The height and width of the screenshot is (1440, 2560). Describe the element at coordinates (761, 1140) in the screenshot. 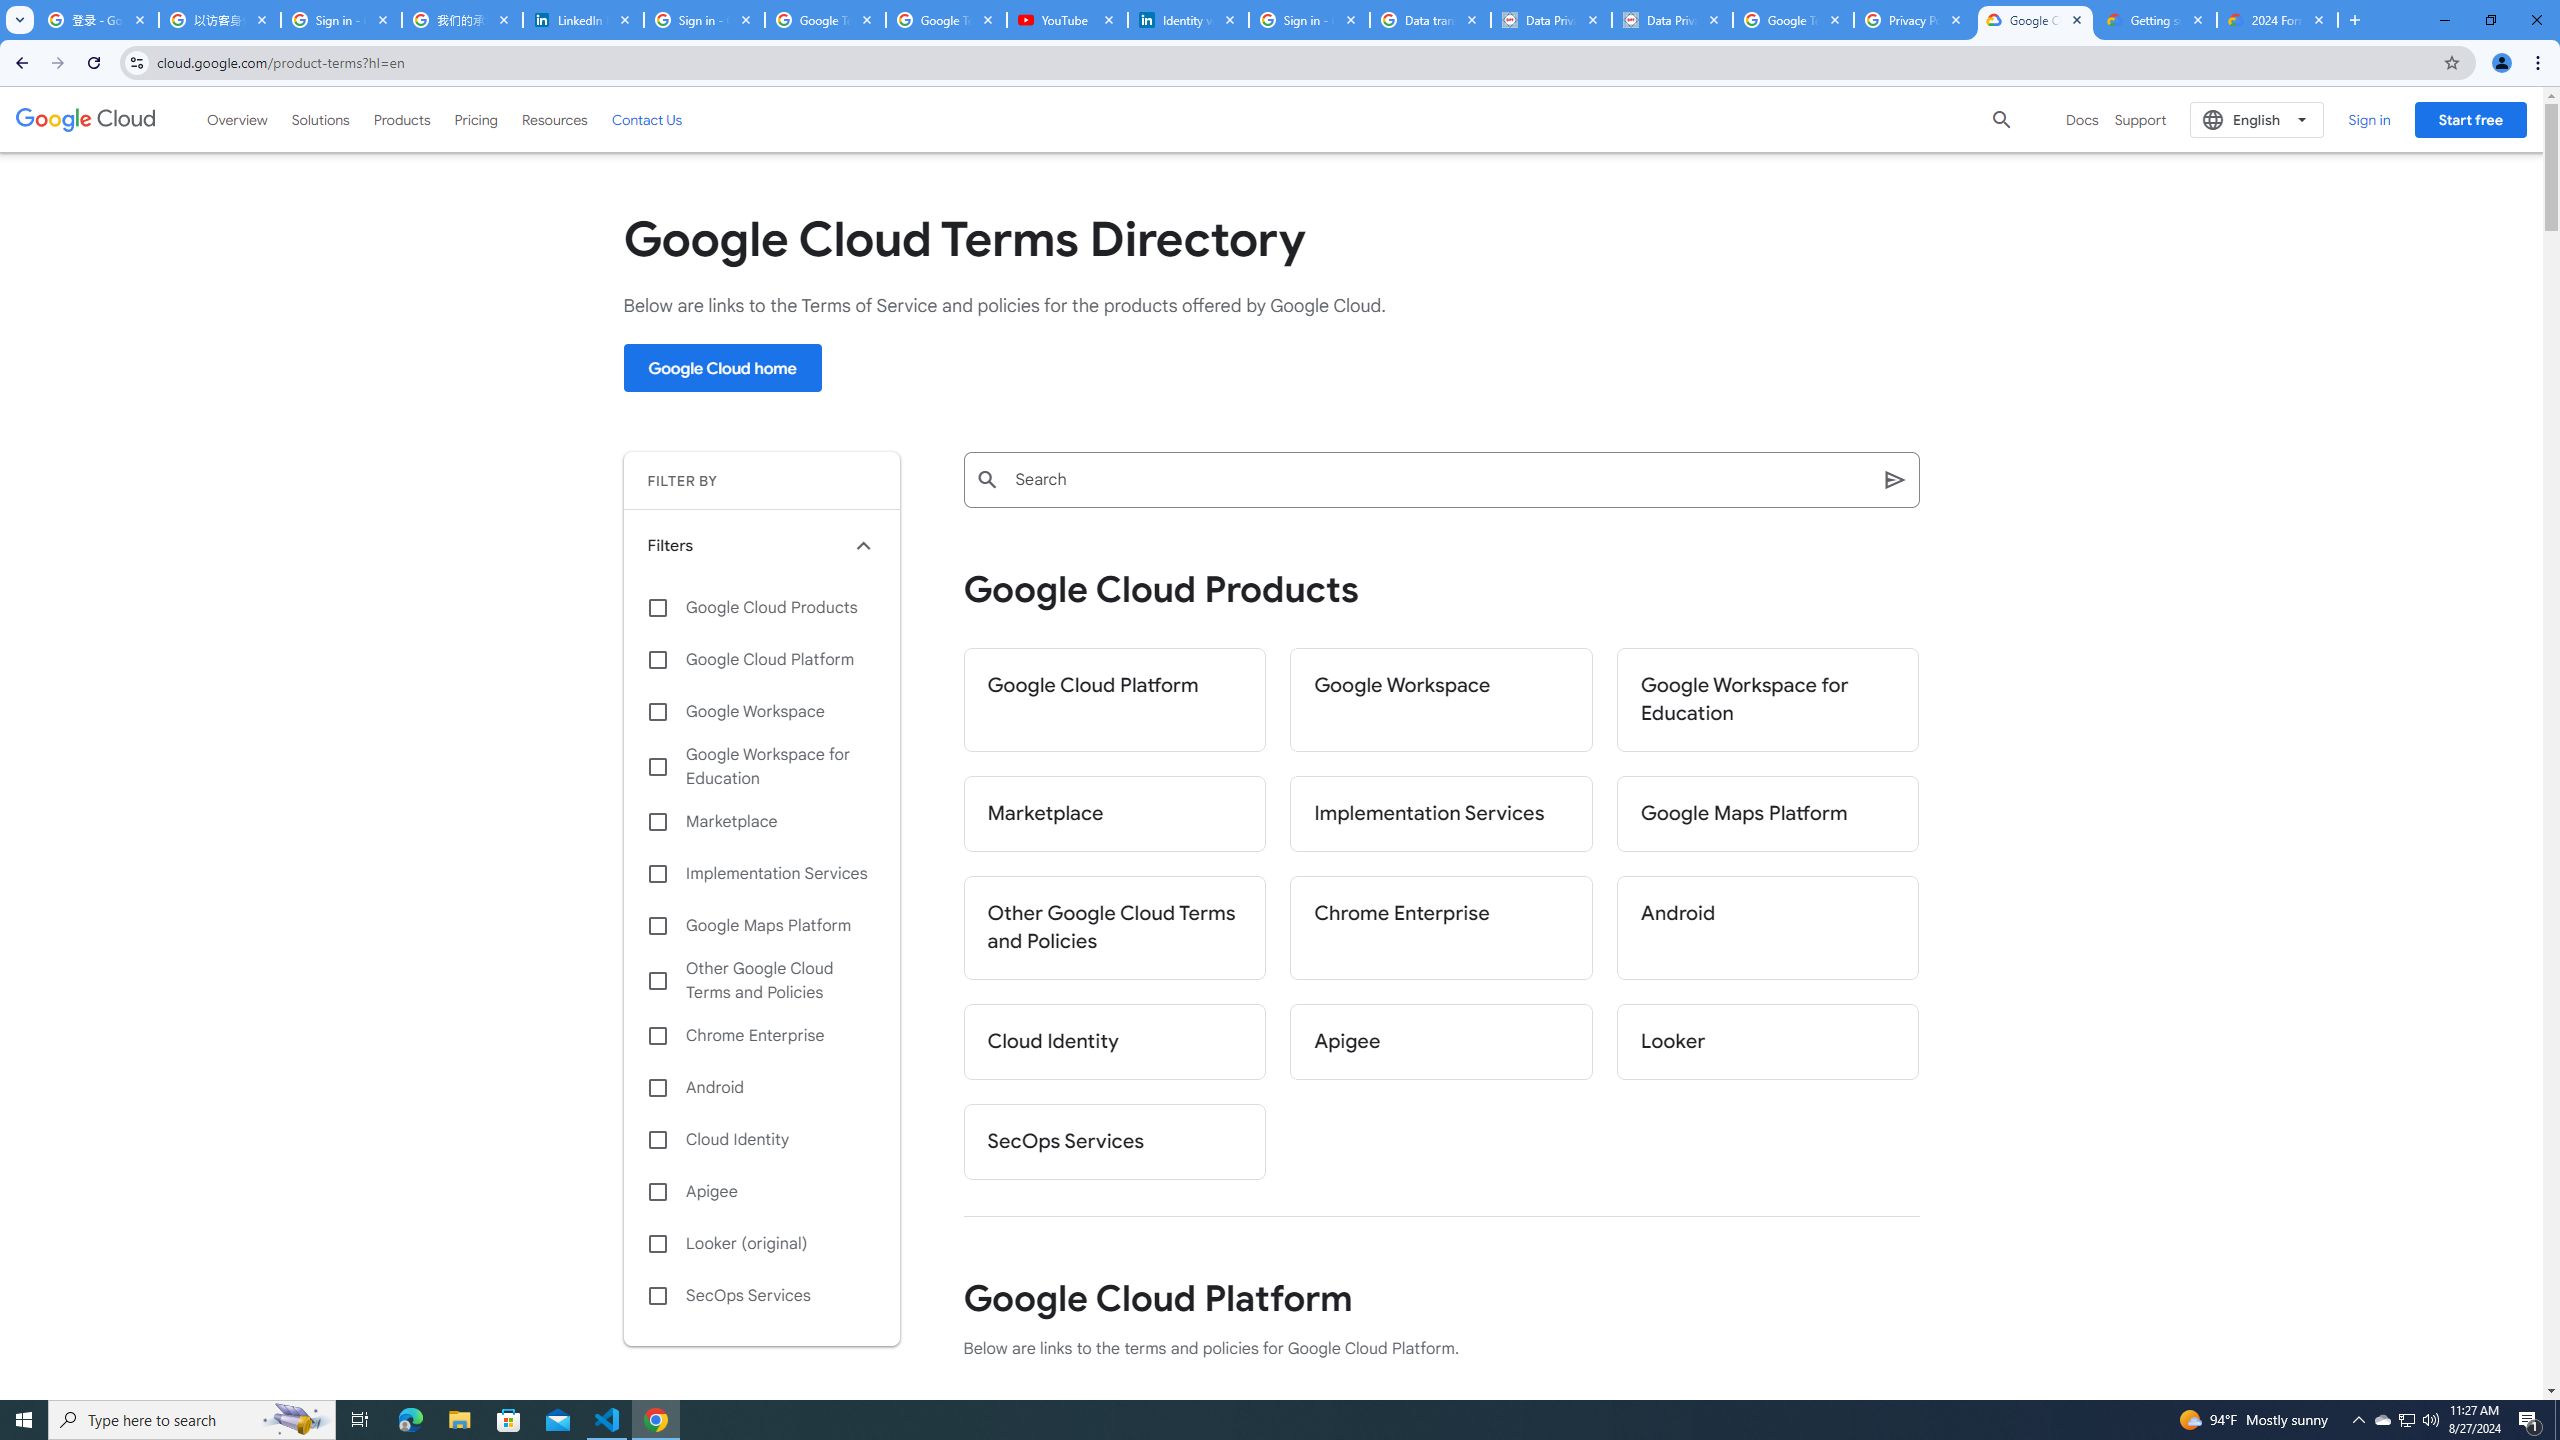

I see `'Cloud Identity'` at that location.